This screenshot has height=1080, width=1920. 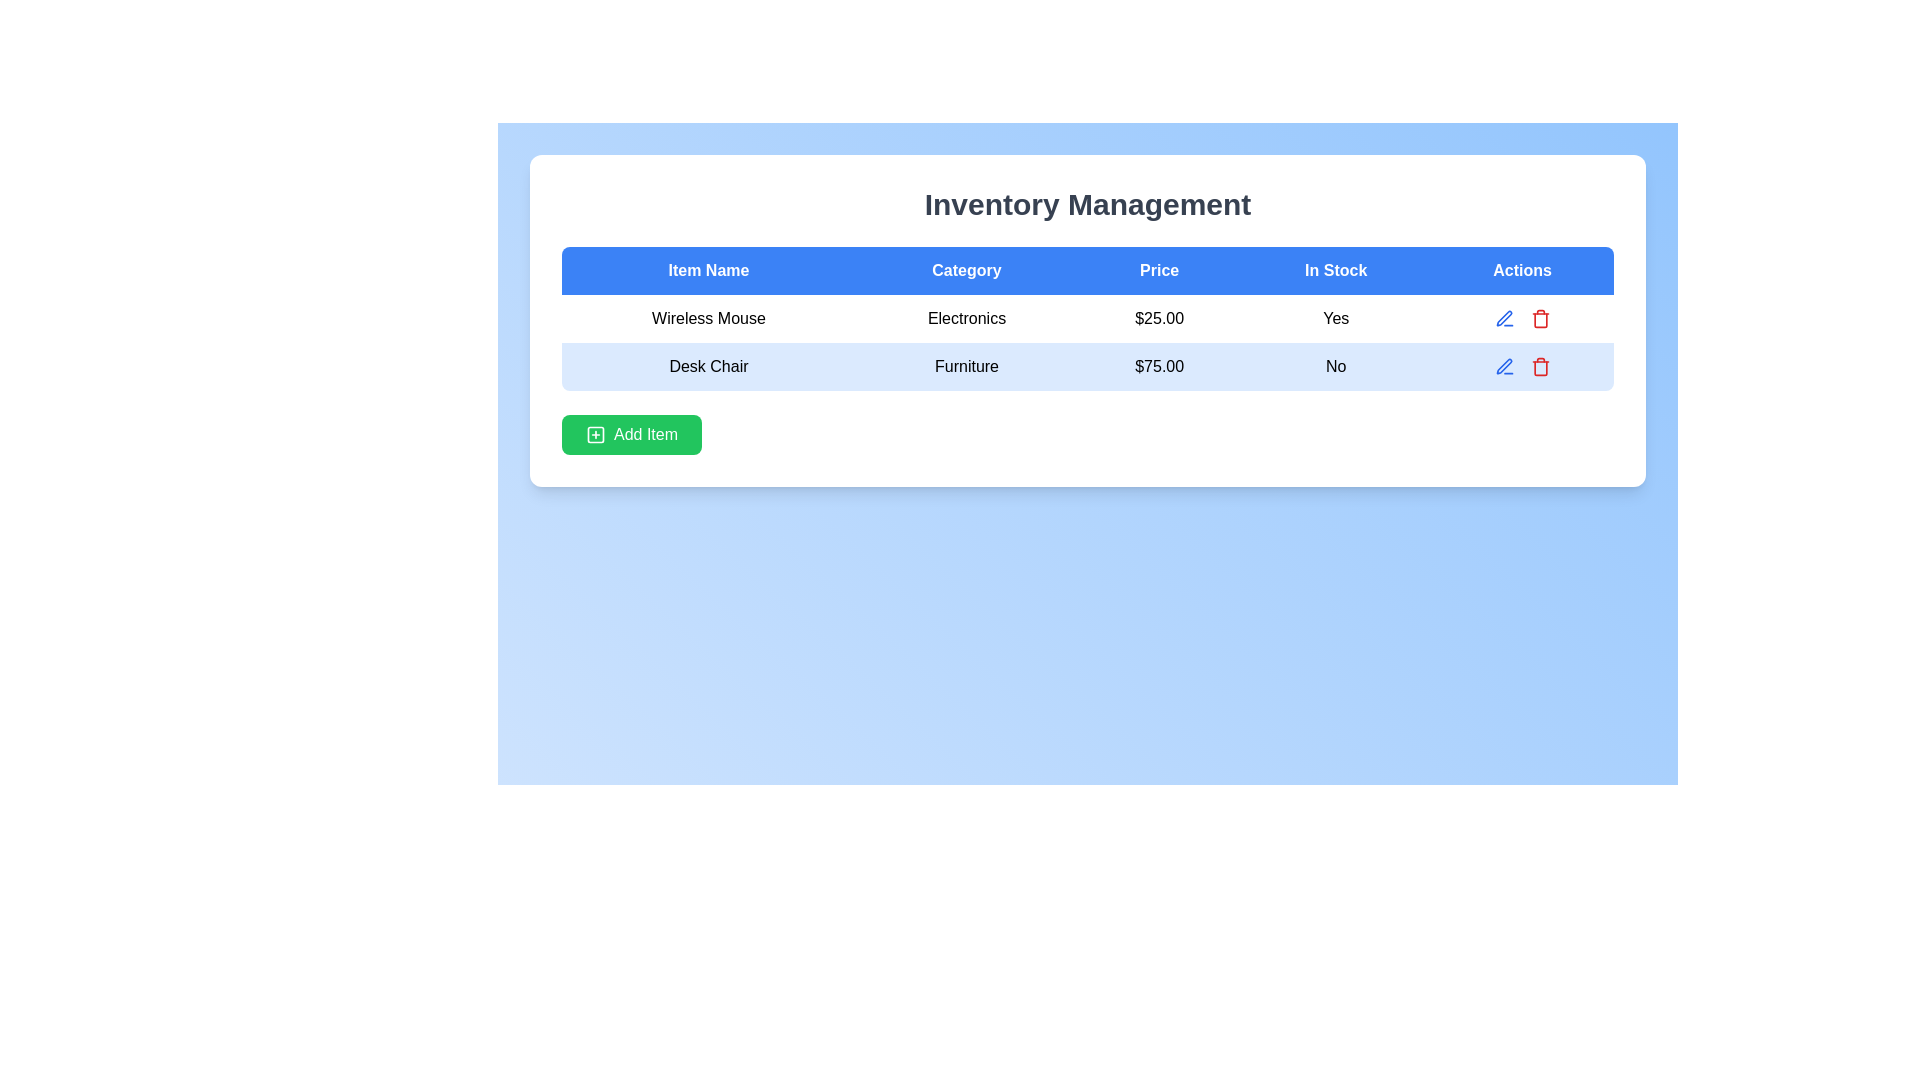 I want to click on the blue rectangle containing the white text 'Actions', which is the fifth column header in the table header row, so click(x=1521, y=270).